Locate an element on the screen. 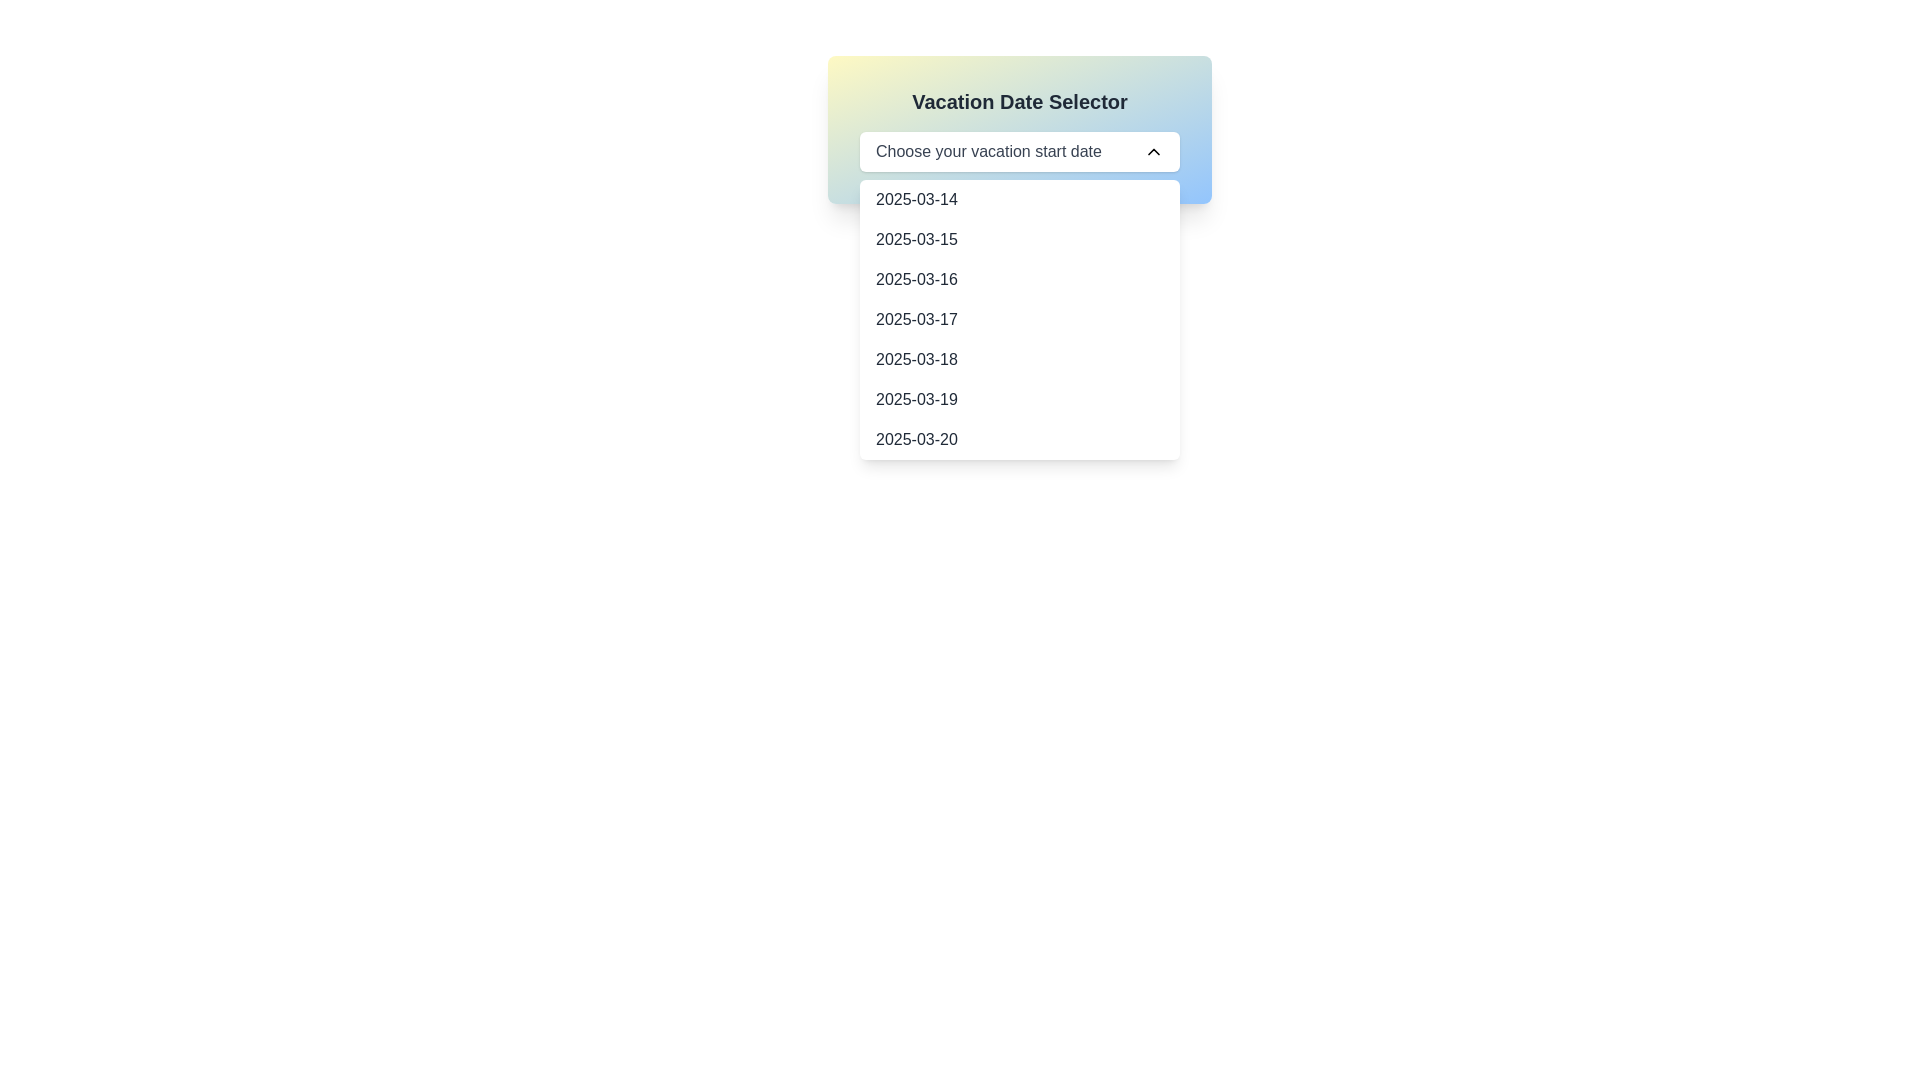 The width and height of the screenshot is (1920, 1080). the dropdown menu trigger button located in the 'Vacation Date Selector' area is located at coordinates (1019, 150).